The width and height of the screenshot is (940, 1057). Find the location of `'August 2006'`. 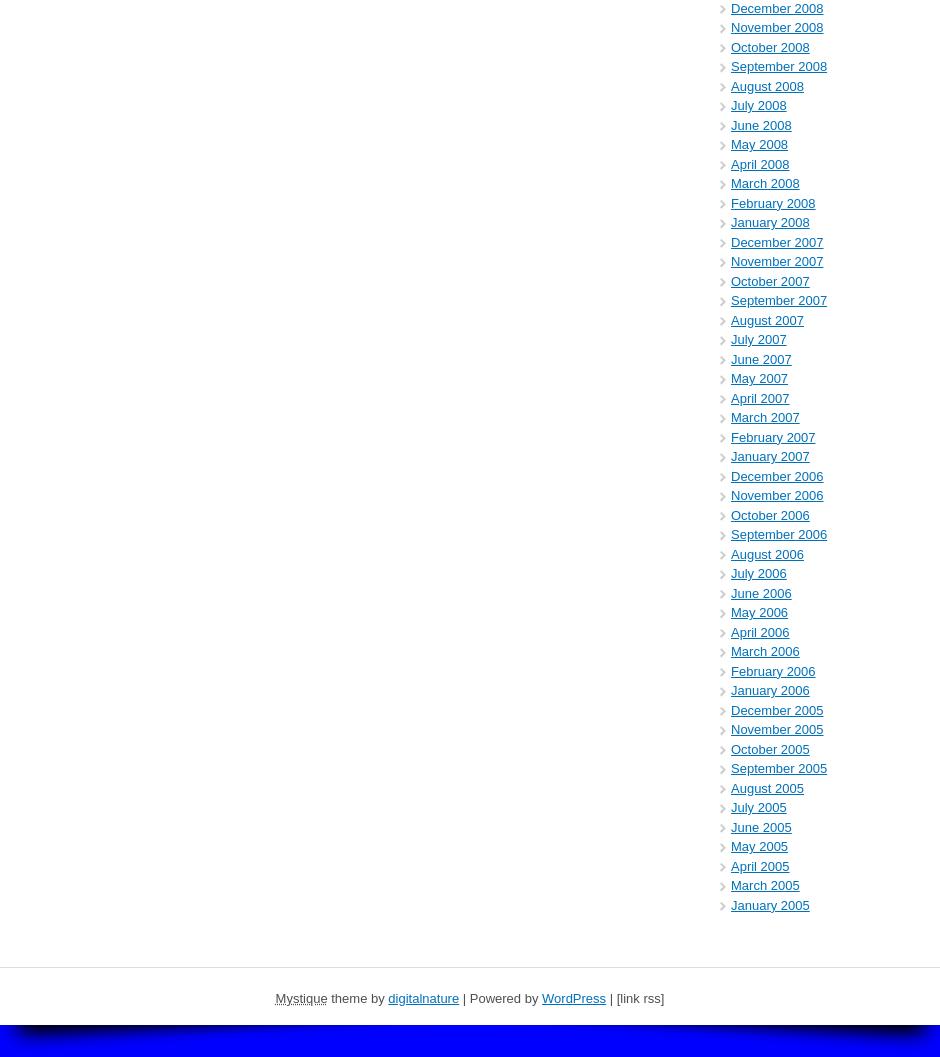

'August 2006' is located at coordinates (766, 552).